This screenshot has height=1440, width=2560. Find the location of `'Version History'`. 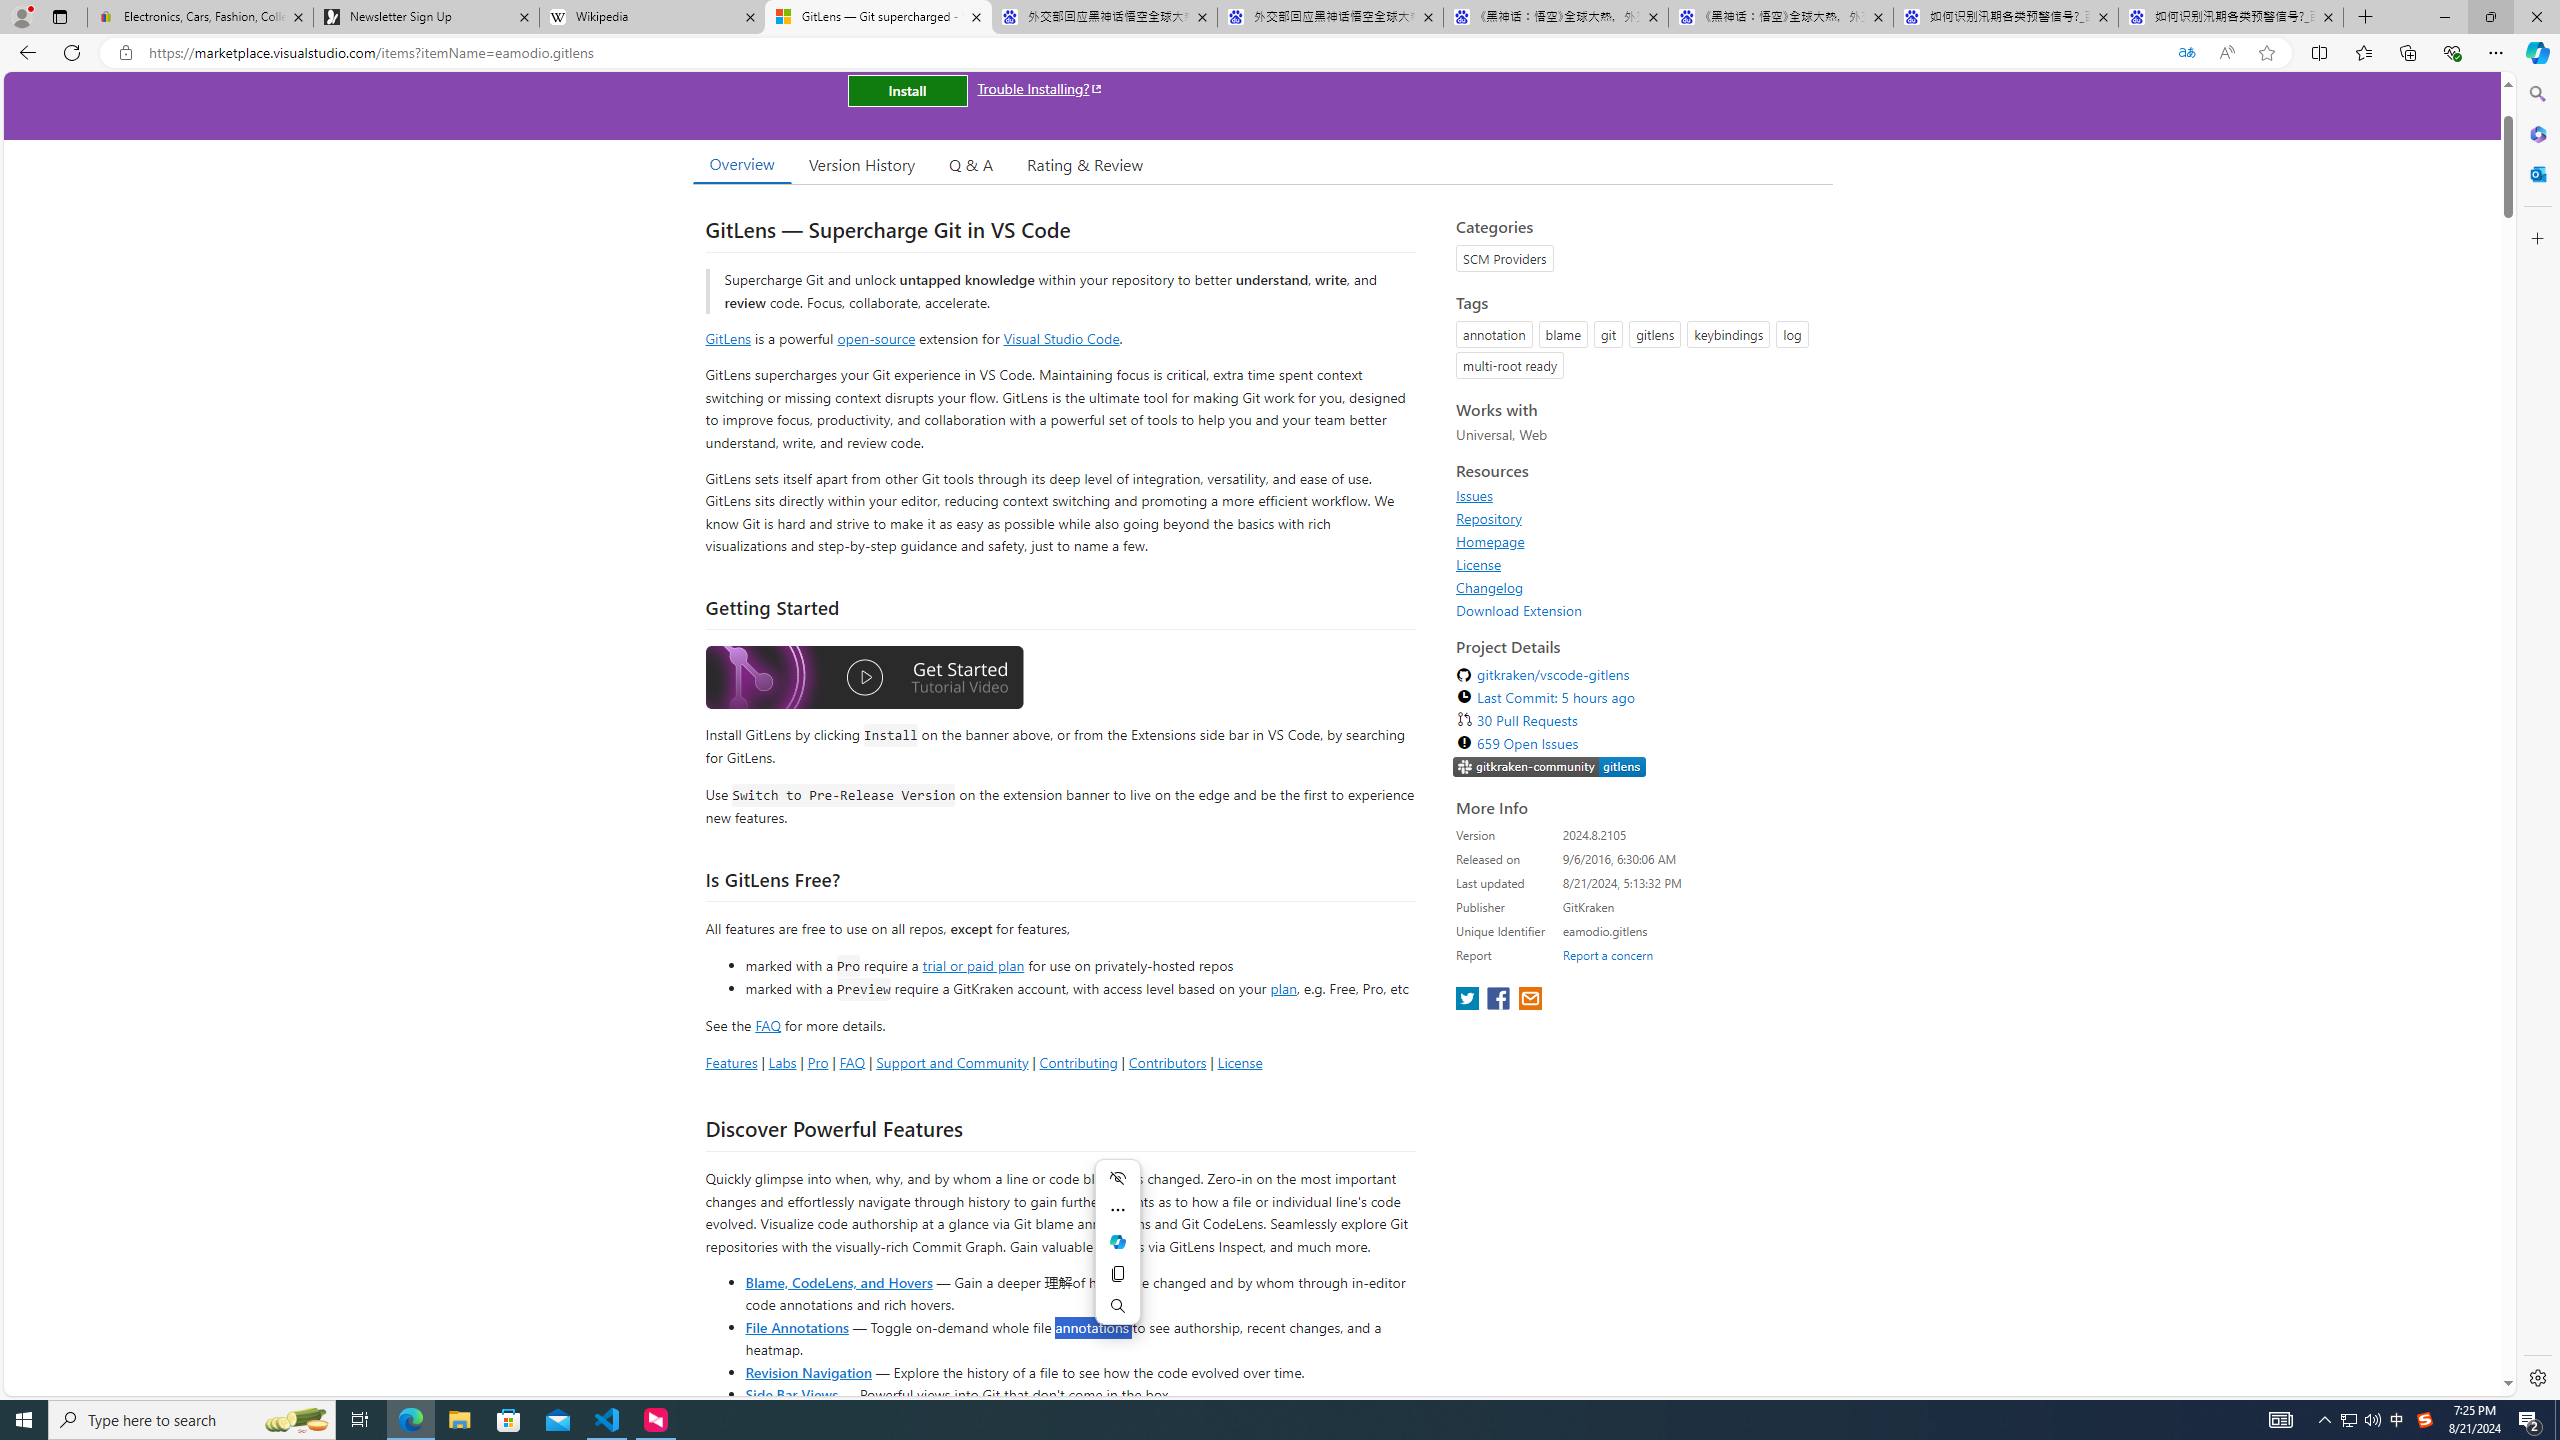

'Version History' is located at coordinates (860, 164).